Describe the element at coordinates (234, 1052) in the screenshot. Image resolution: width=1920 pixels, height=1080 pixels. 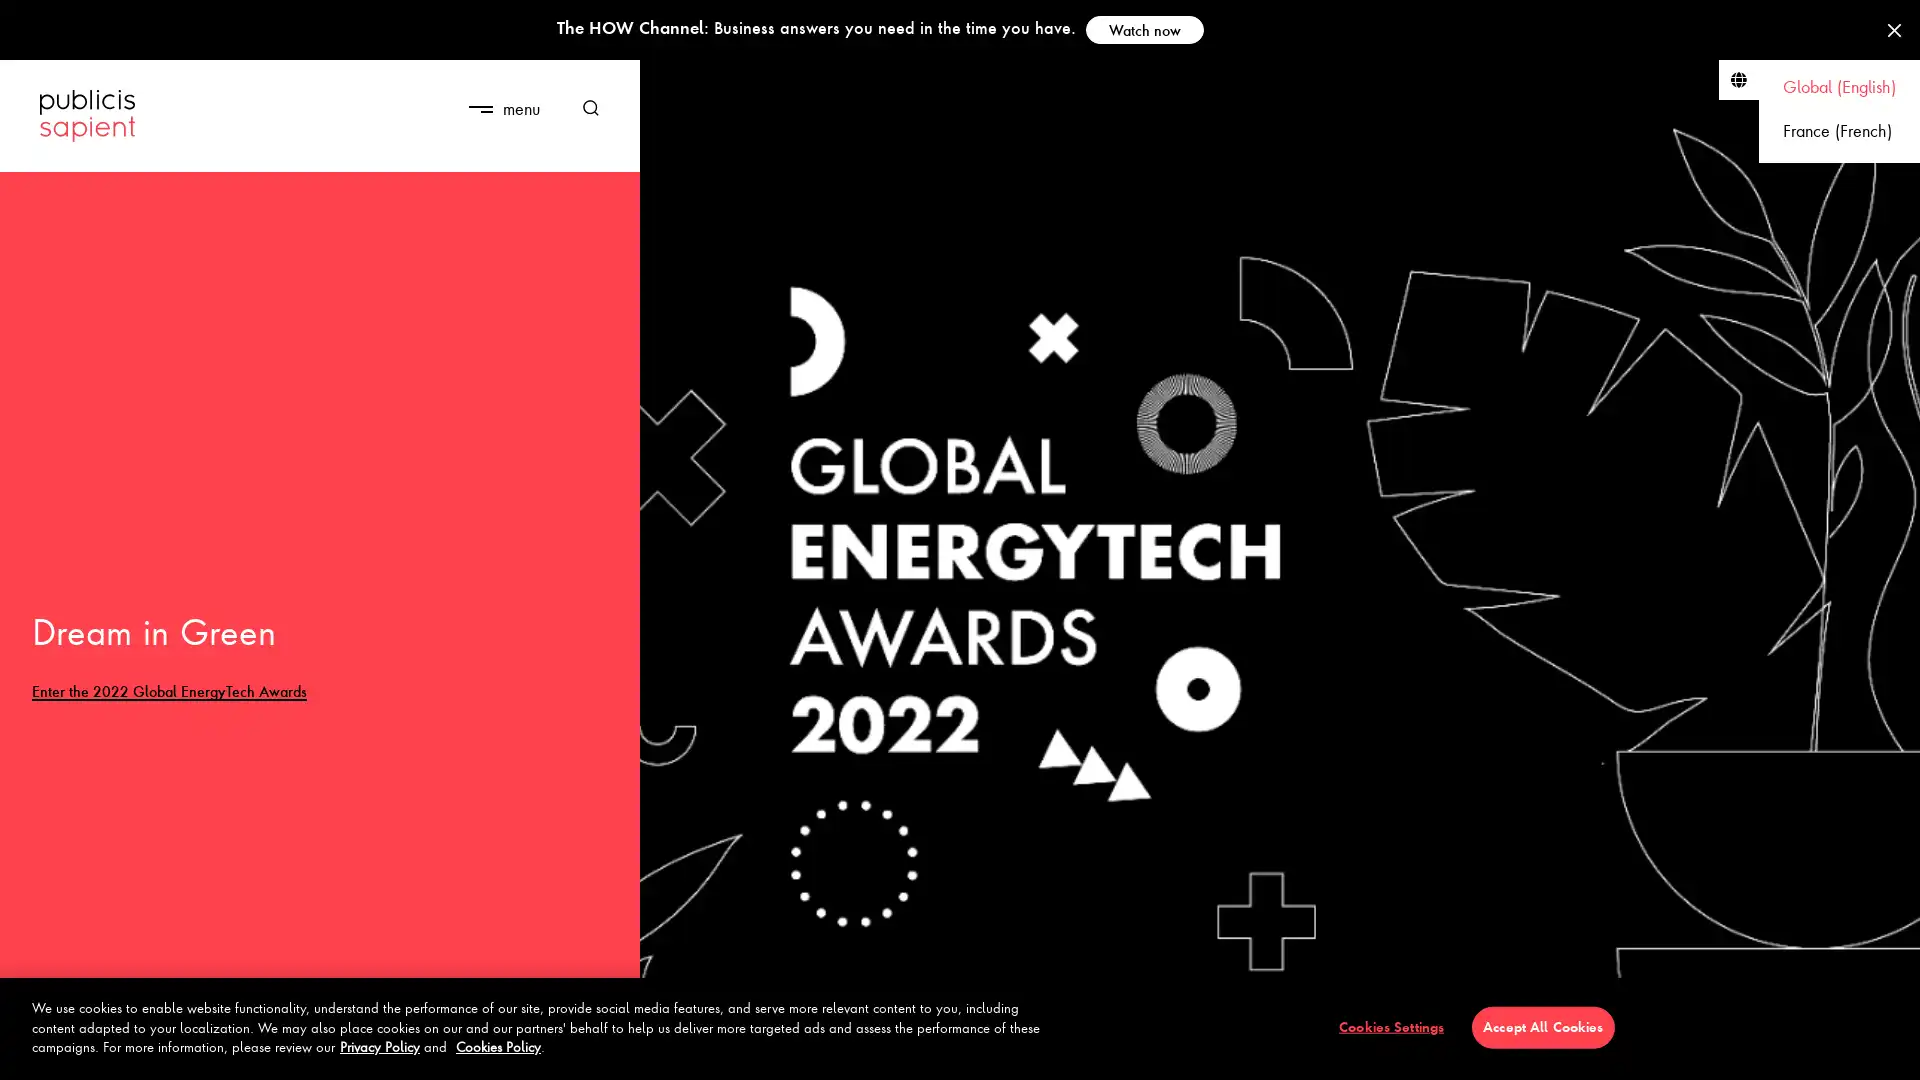
I see `Display Slide 7` at that location.